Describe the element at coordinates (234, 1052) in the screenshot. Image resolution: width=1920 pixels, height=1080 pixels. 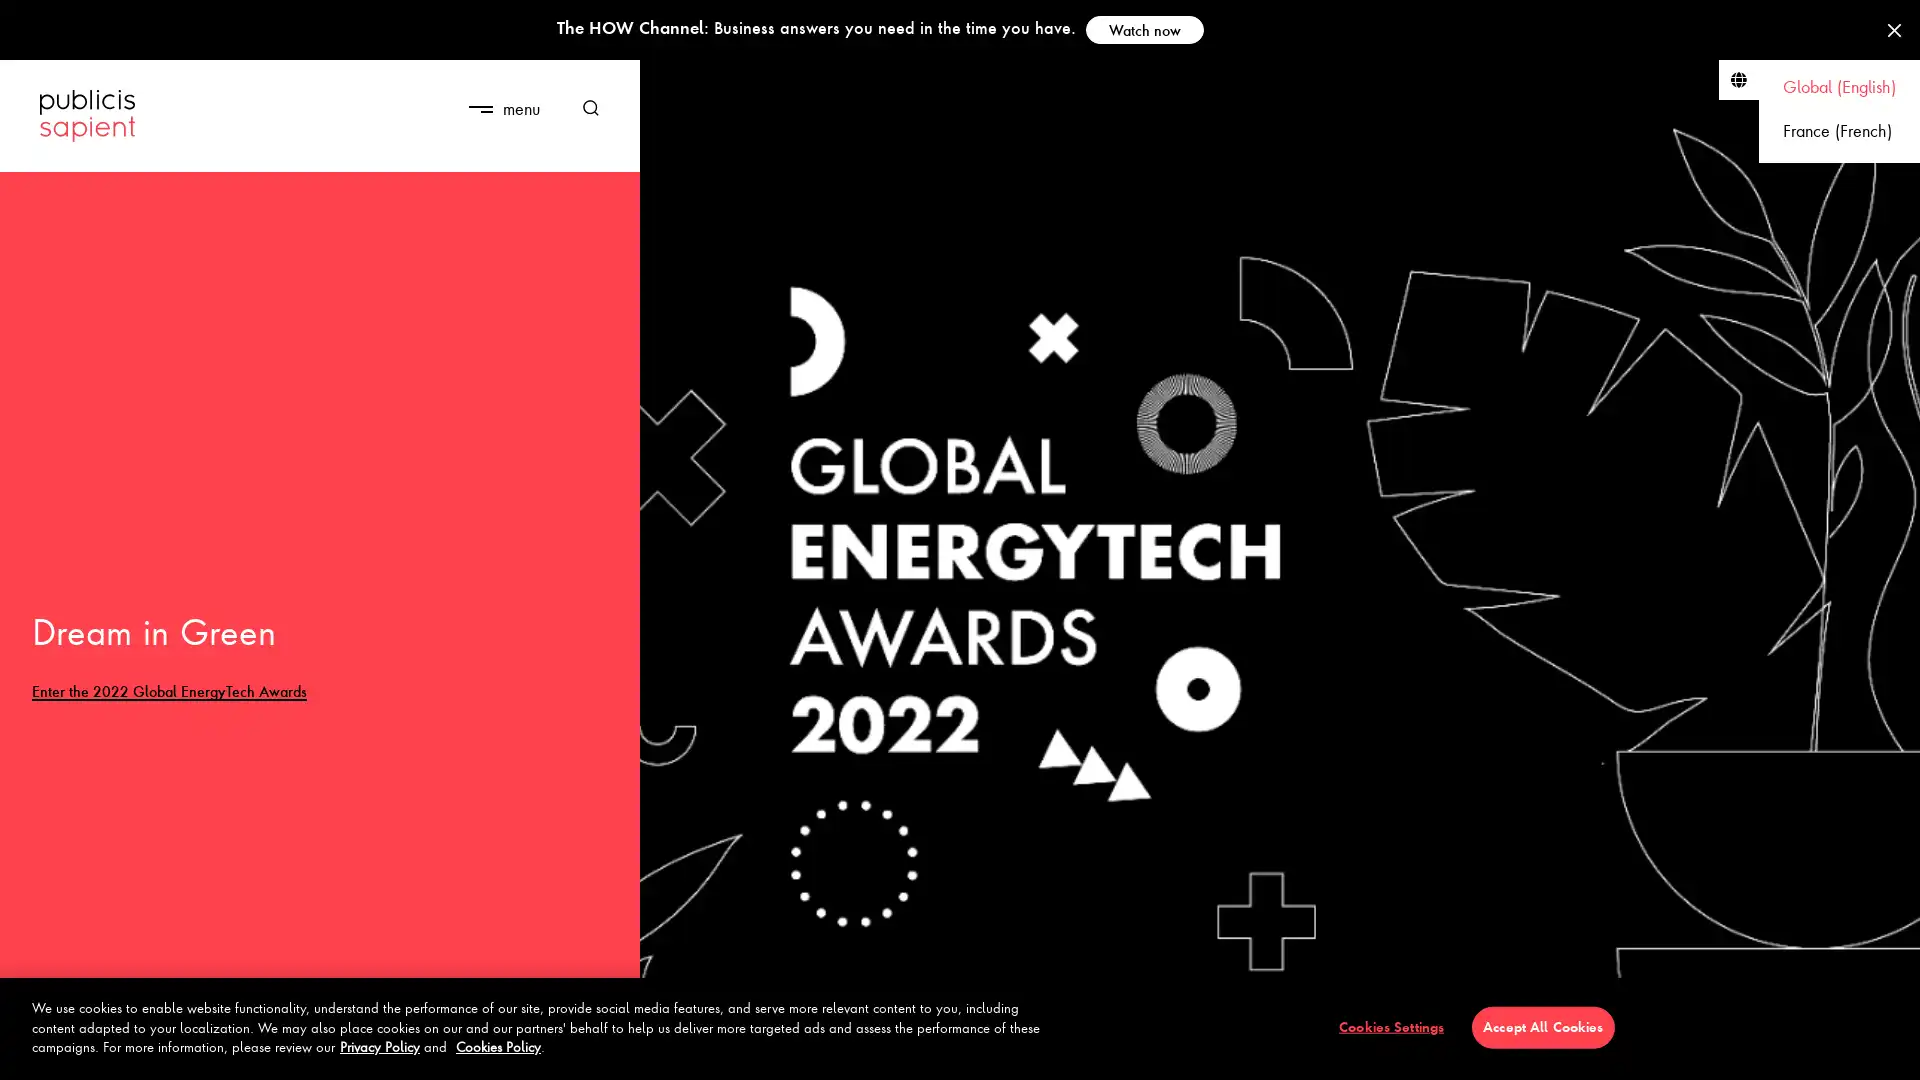
I see `Display Slide 7` at that location.